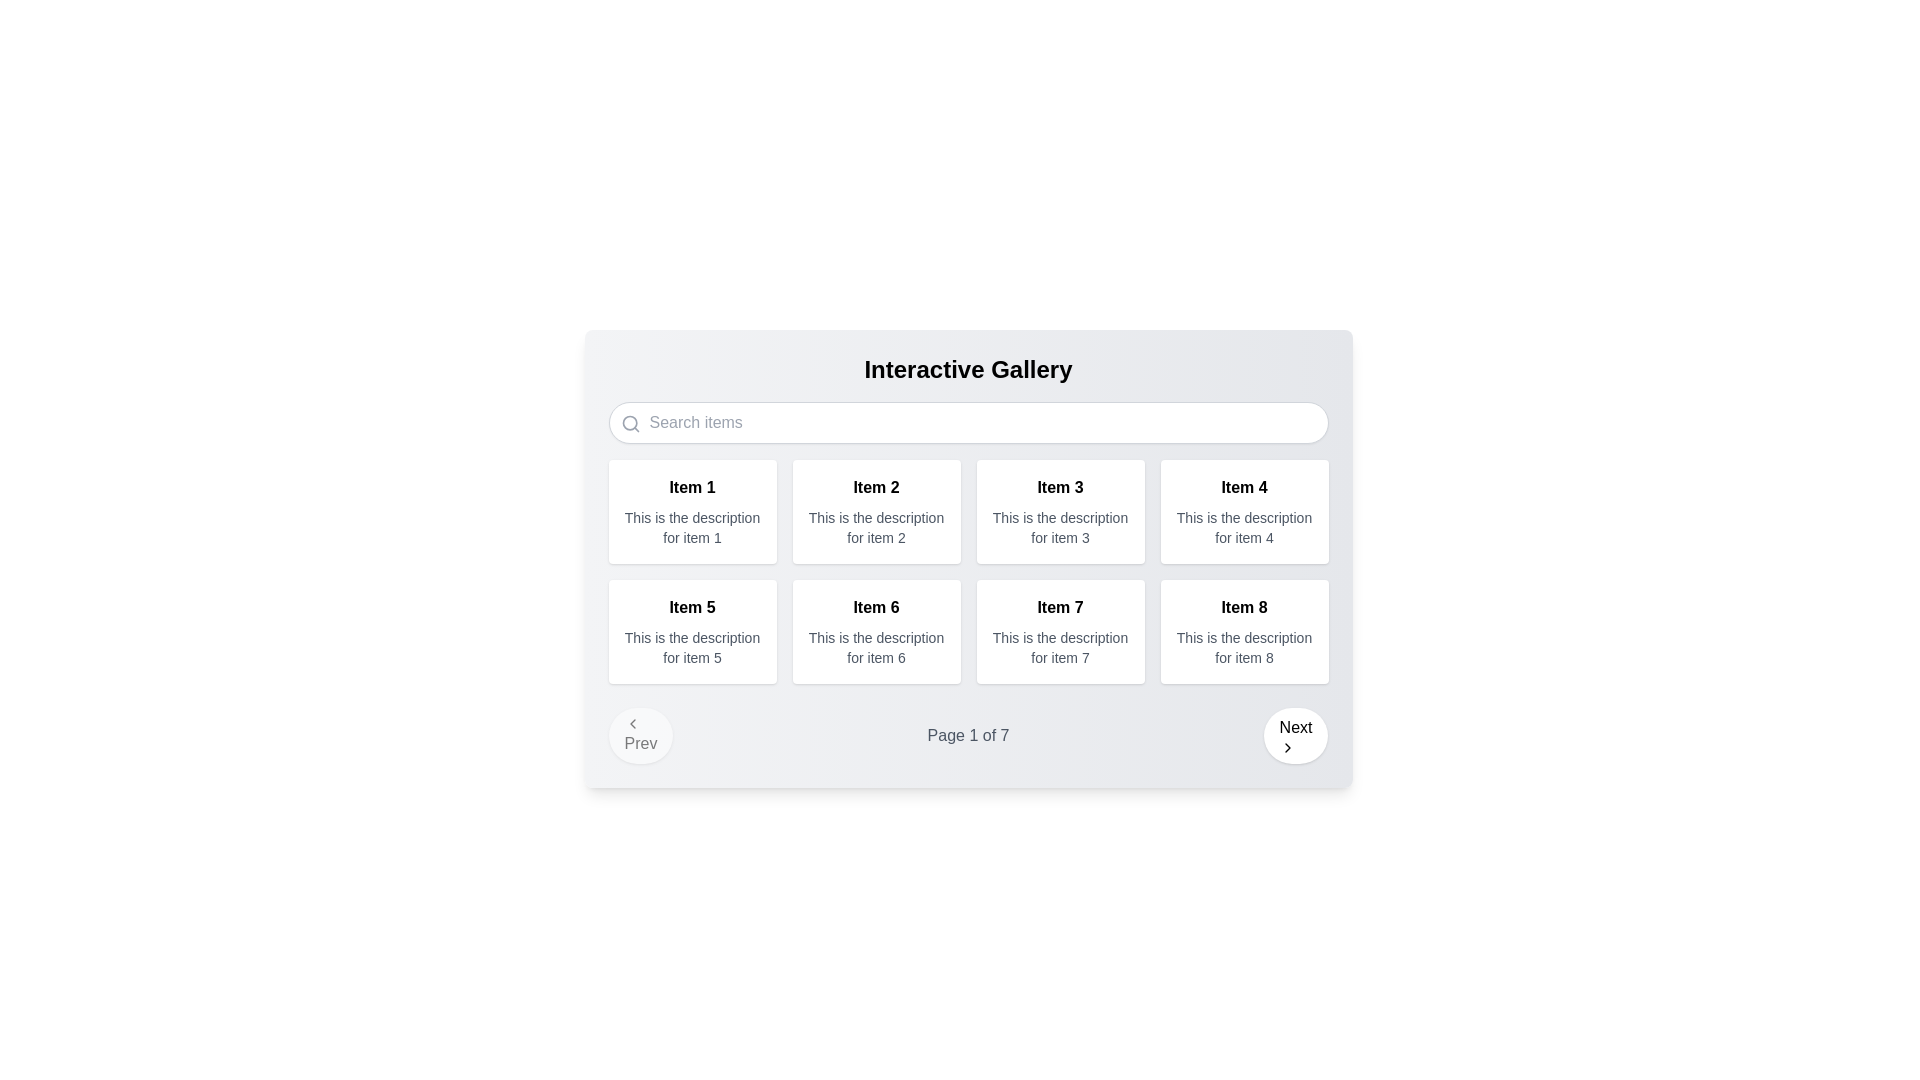  What do you see at coordinates (1243, 511) in the screenshot?
I see `the informational card displaying 'Item 4' in the rightmost column of the first row of the gallery grid` at bounding box center [1243, 511].